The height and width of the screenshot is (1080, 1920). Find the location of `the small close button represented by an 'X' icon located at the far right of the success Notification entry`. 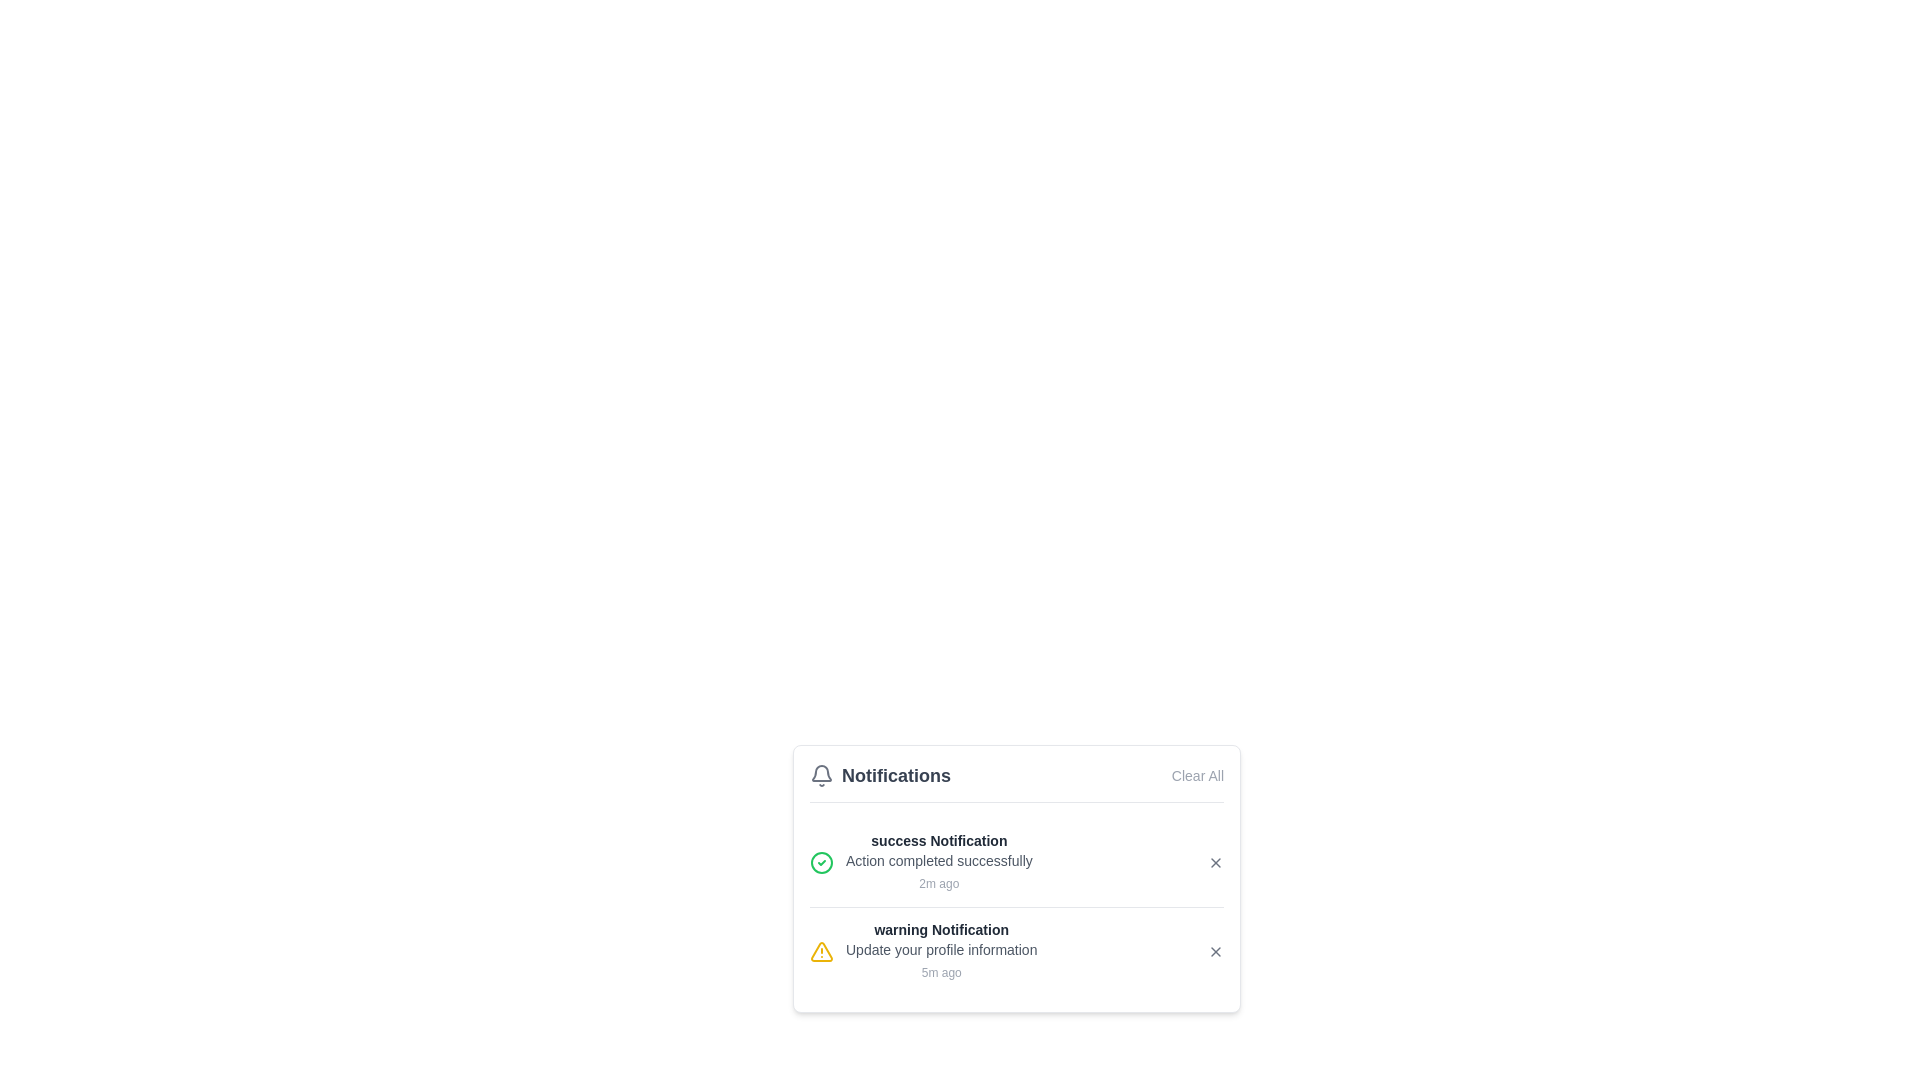

the small close button represented by an 'X' icon located at the far right of the success Notification entry is located at coordinates (1214, 862).